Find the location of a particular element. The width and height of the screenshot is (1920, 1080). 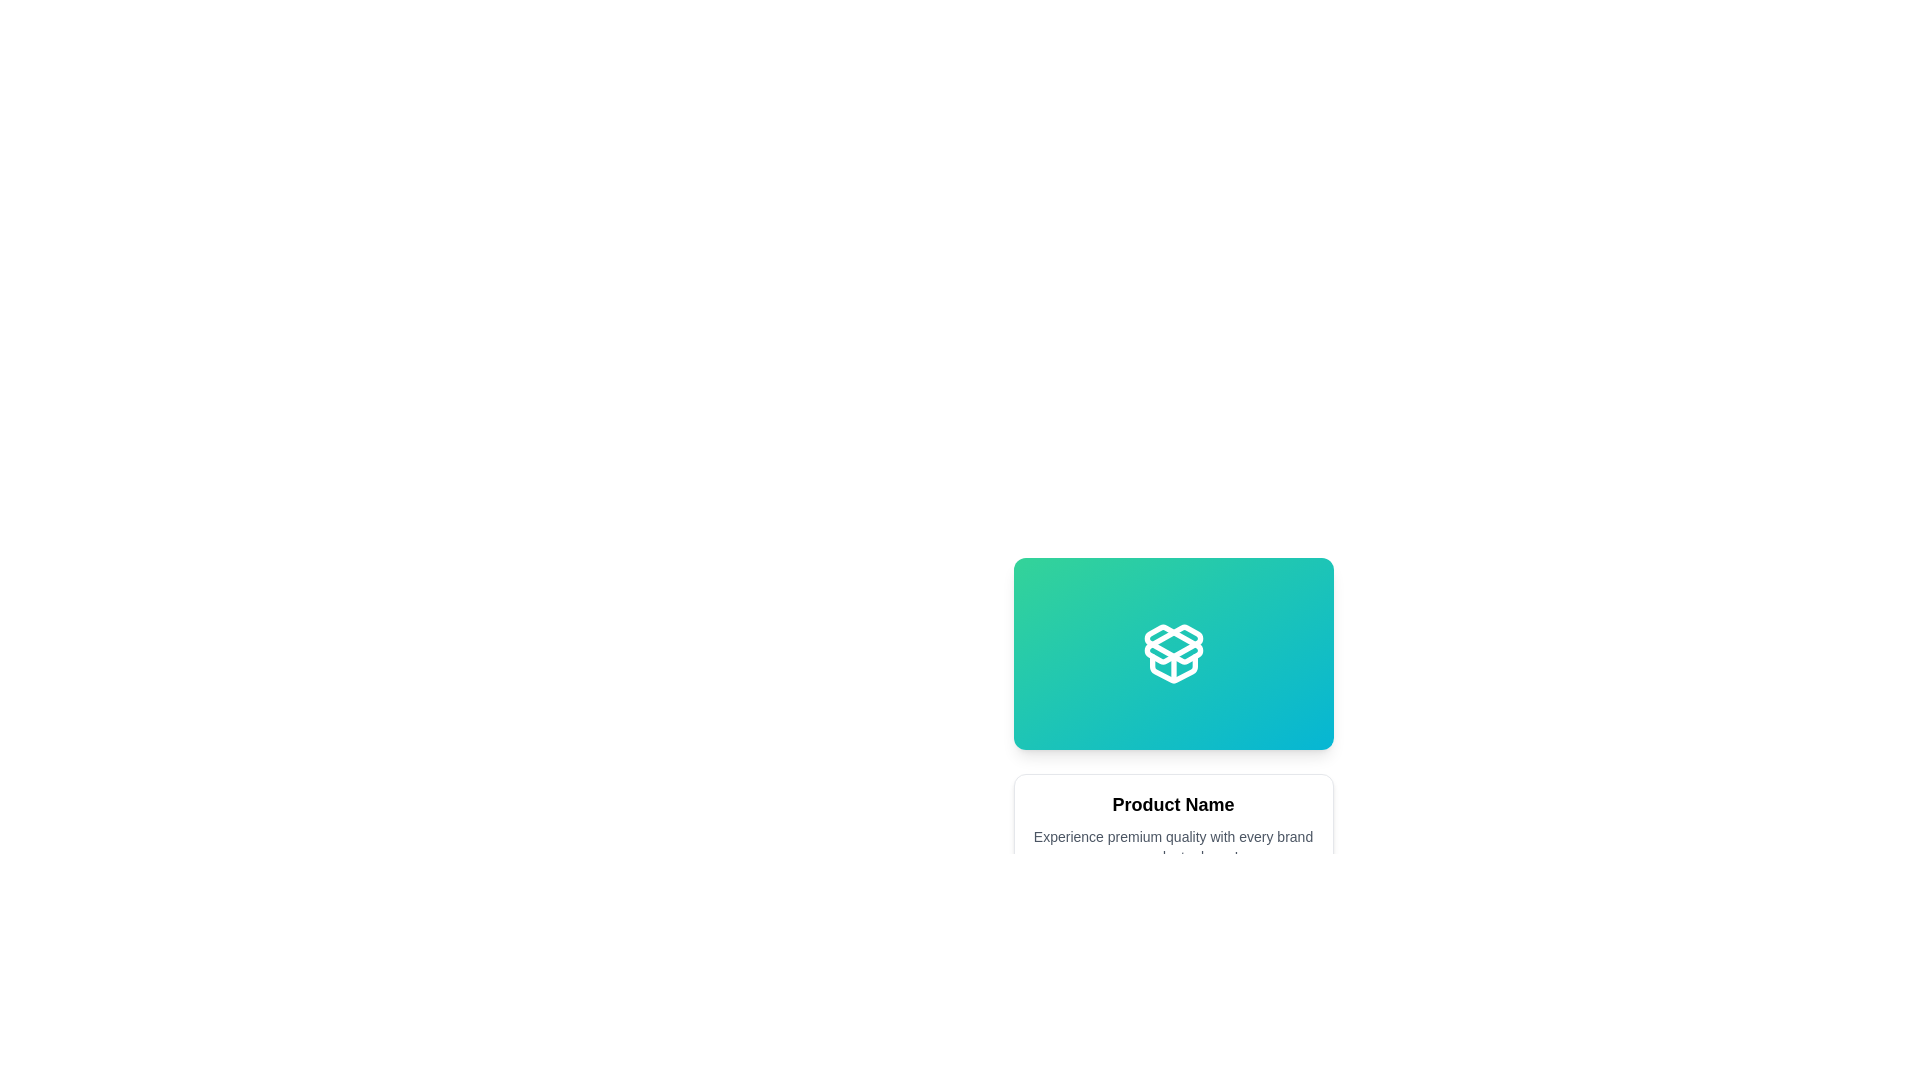

the decorative icon that represents a logo or emblem, centrally positioned within the gradient rectangle above the product name and description is located at coordinates (1173, 644).